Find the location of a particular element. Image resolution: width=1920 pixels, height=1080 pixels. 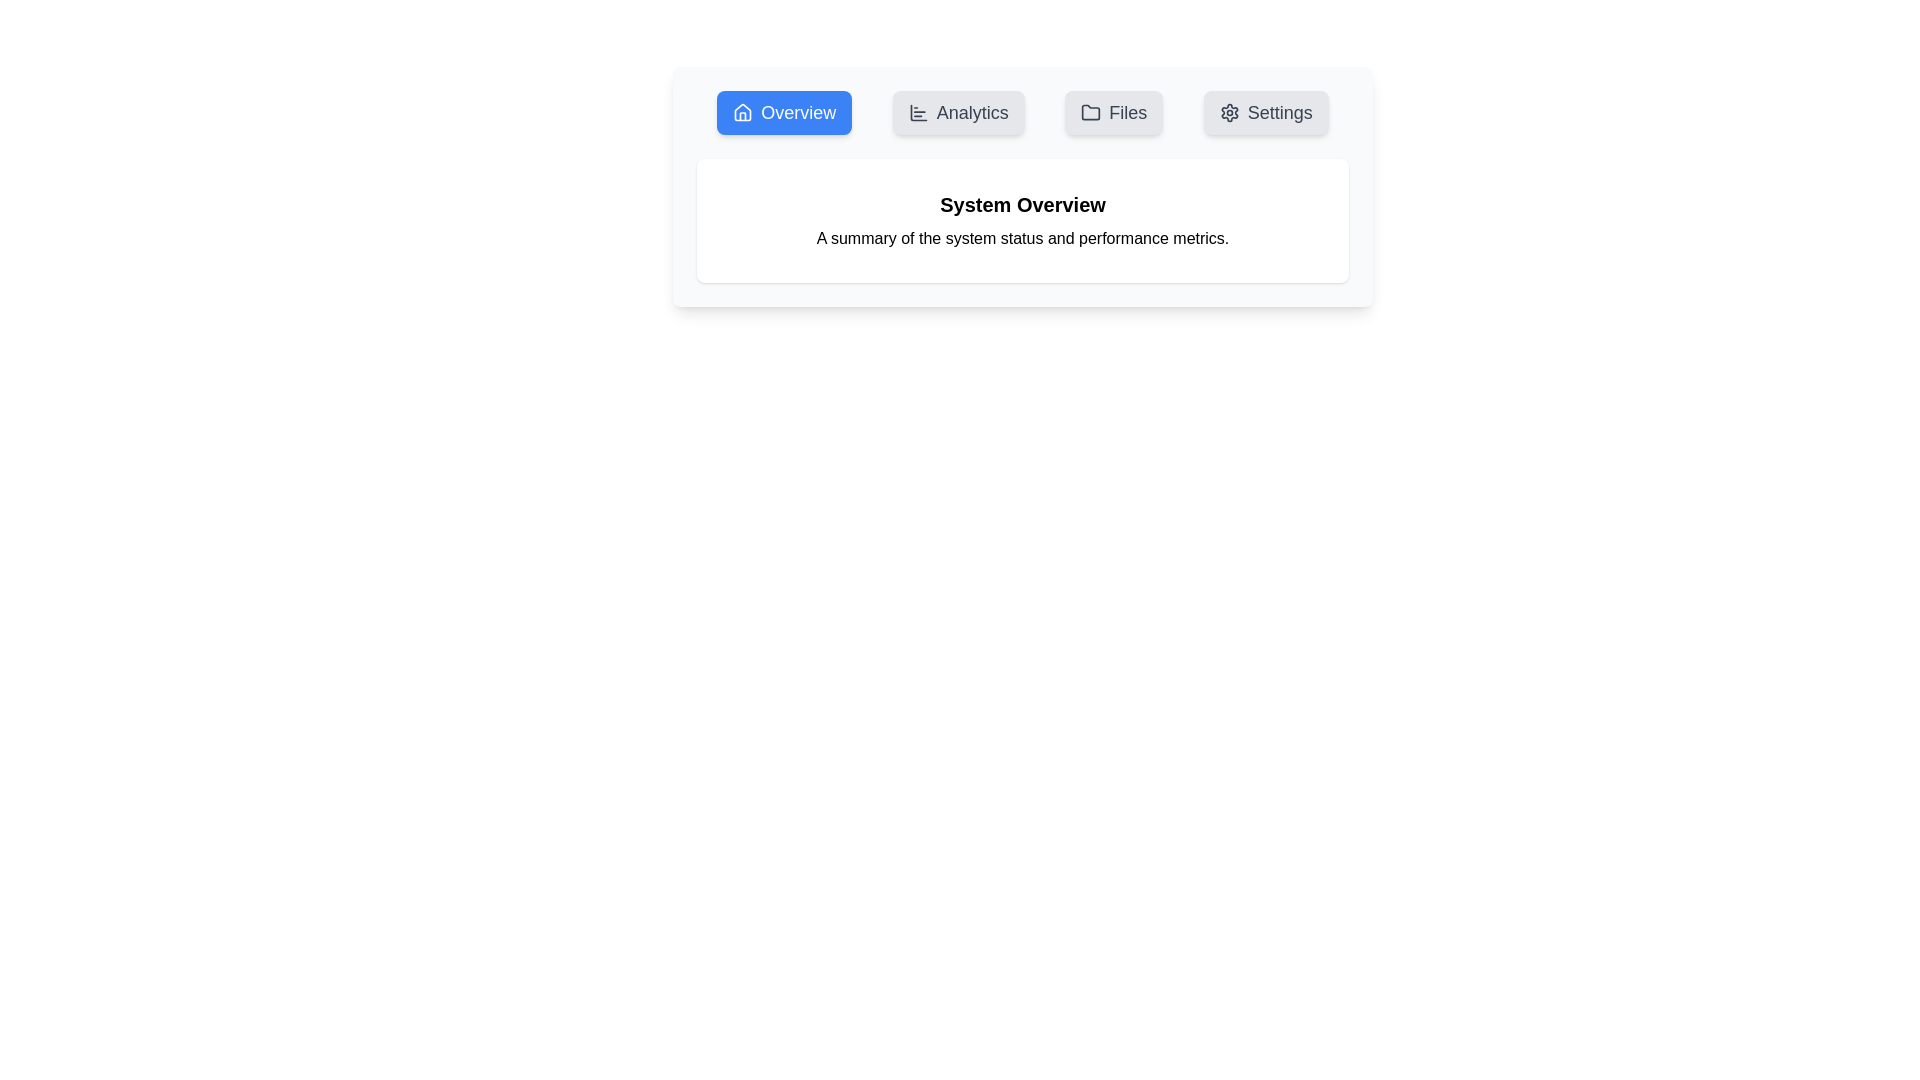

the bar chart icon located to the left of the 'Analytics' label in the navigation bar, which is represented by three horizontal bars of varying lengths within a square outline is located at coordinates (917, 112).